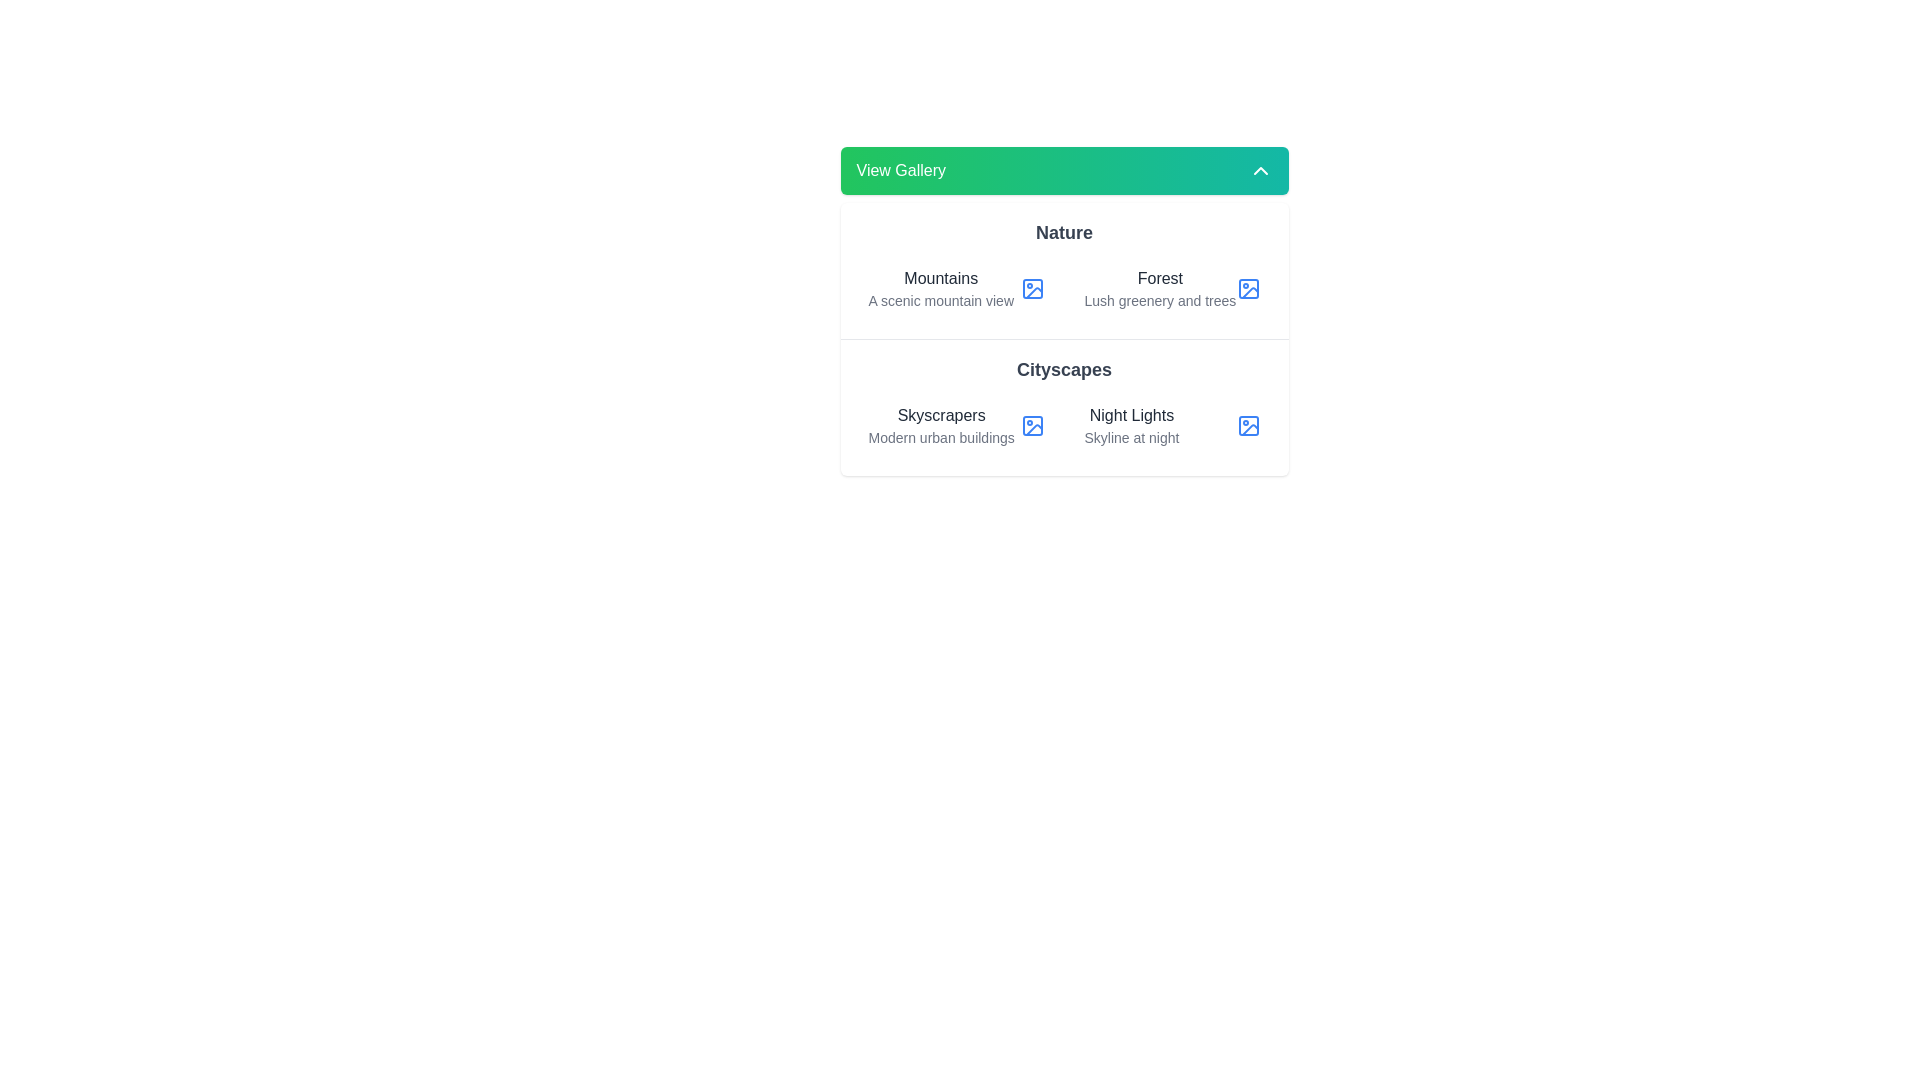 Image resolution: width=1920 pixels, height=1080 pixels. What do you see at coordinates (1172, 424) in the screenshot?
I see `the 'Night Lights' list item containing the title 'Night Lights' in bold and the subtitle 'Skyline at night'` at bounding box center [1172, 424].